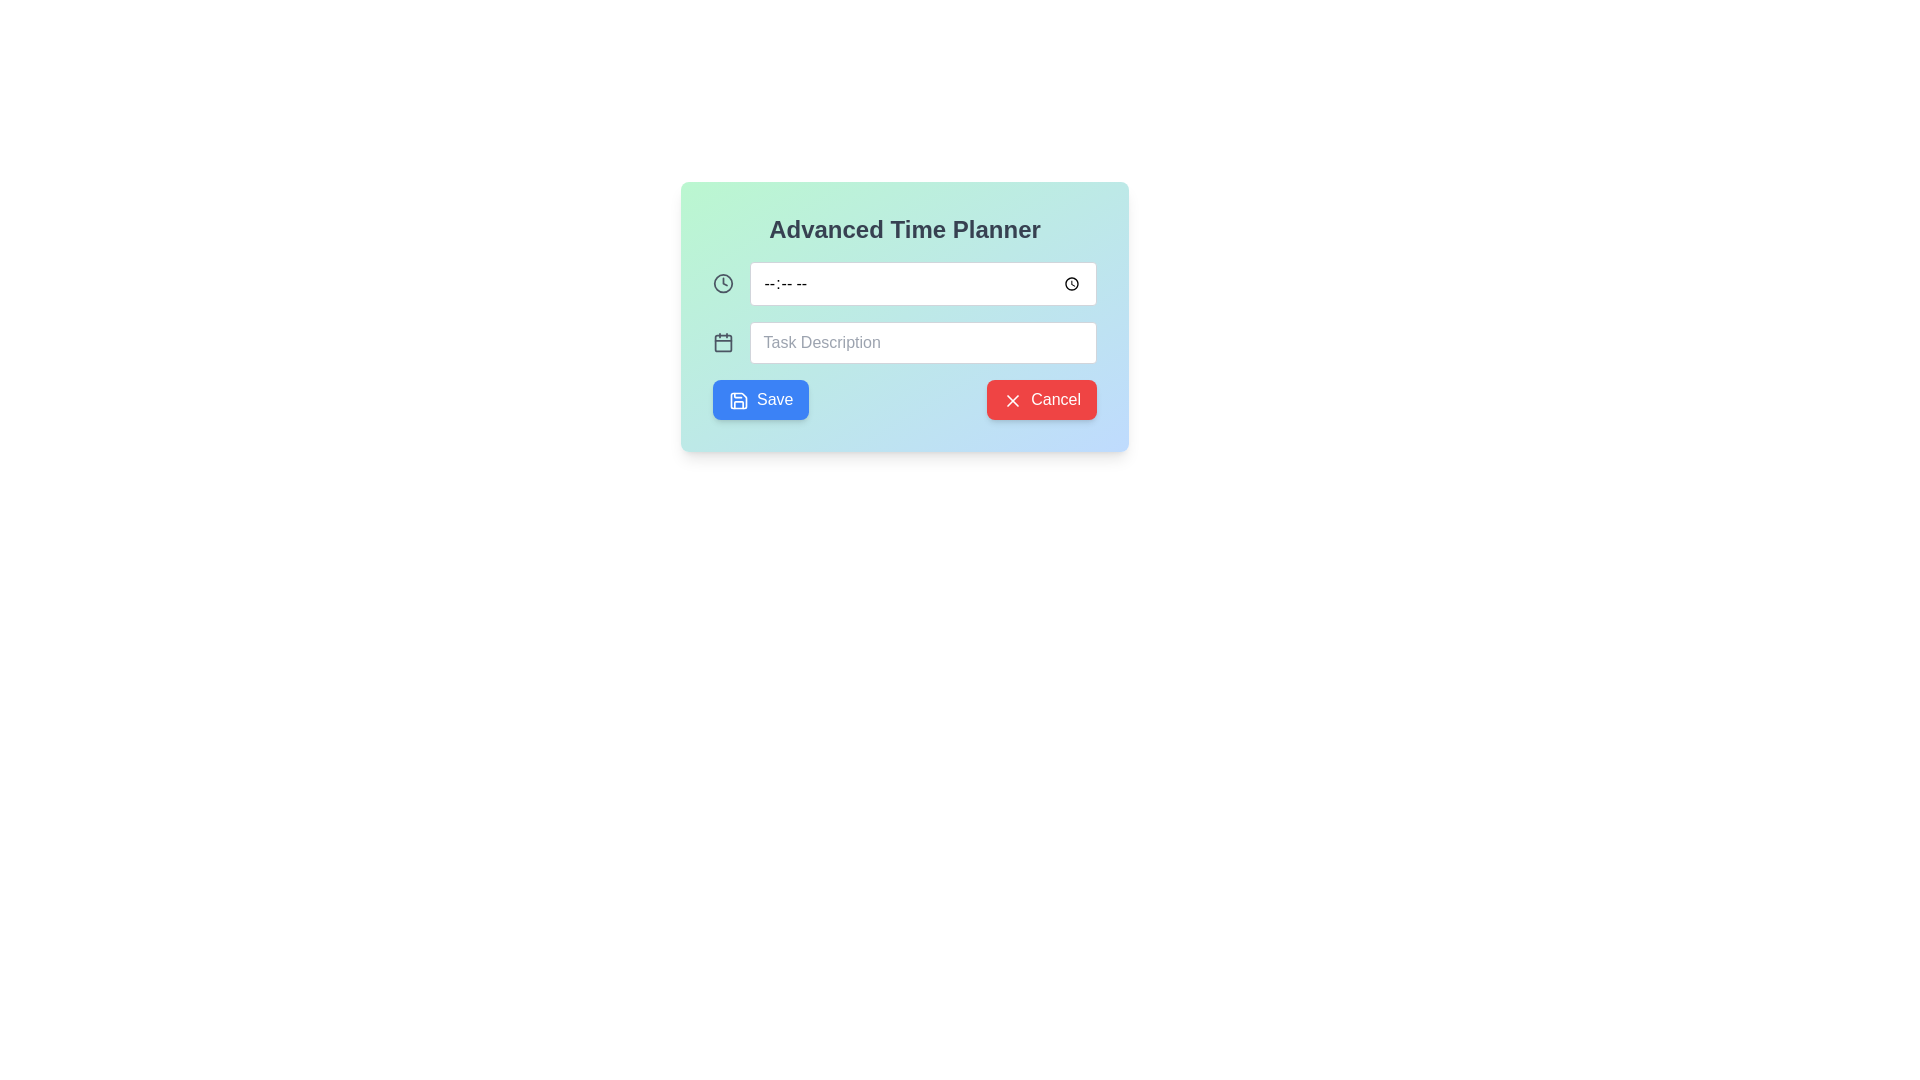 Image resolution: width=1920 pixels, height=1080 pixels. Describe the element at coordinates (722, 342) in the screenshot. I see `the decorative or functional calendar icon located to the left of the 'Task Description' text input field` at that location.